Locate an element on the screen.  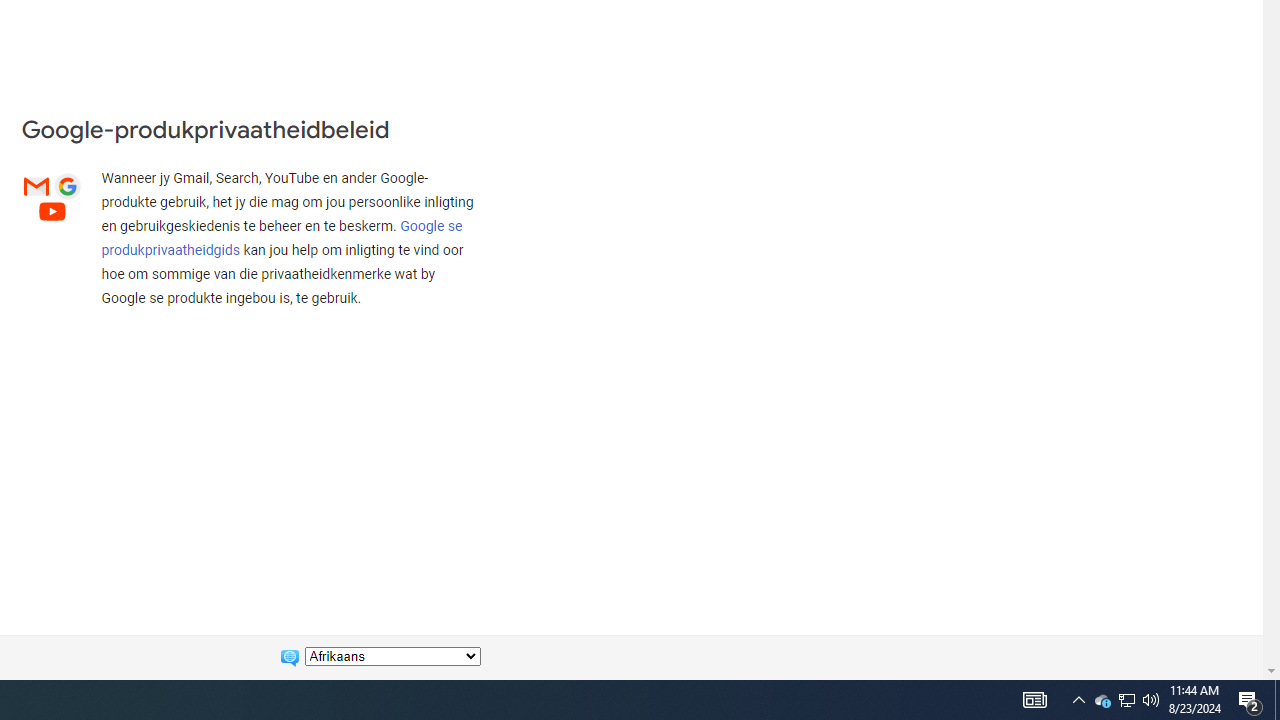
'Google se produkprivaatheidgids' is located at coordinates (281, 236).